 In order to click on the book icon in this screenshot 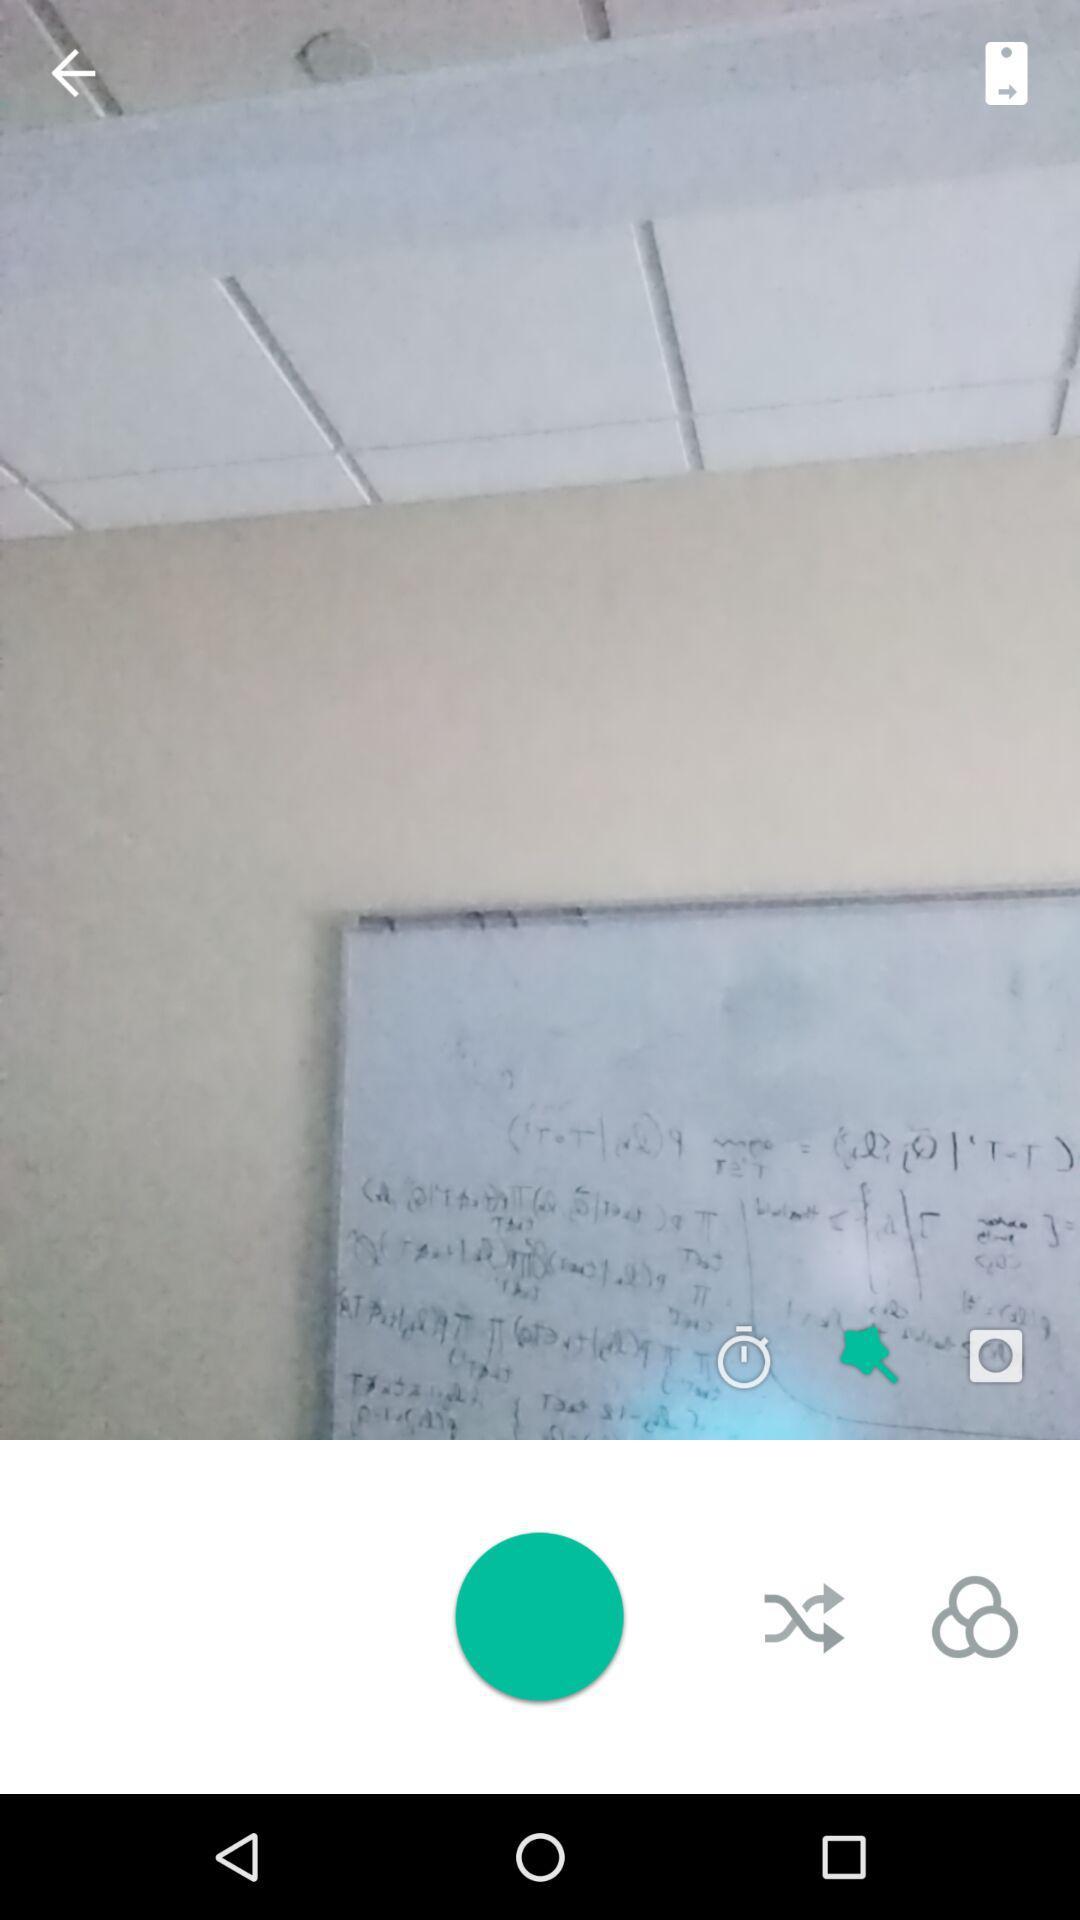, I will do `click(1006, 73)`.